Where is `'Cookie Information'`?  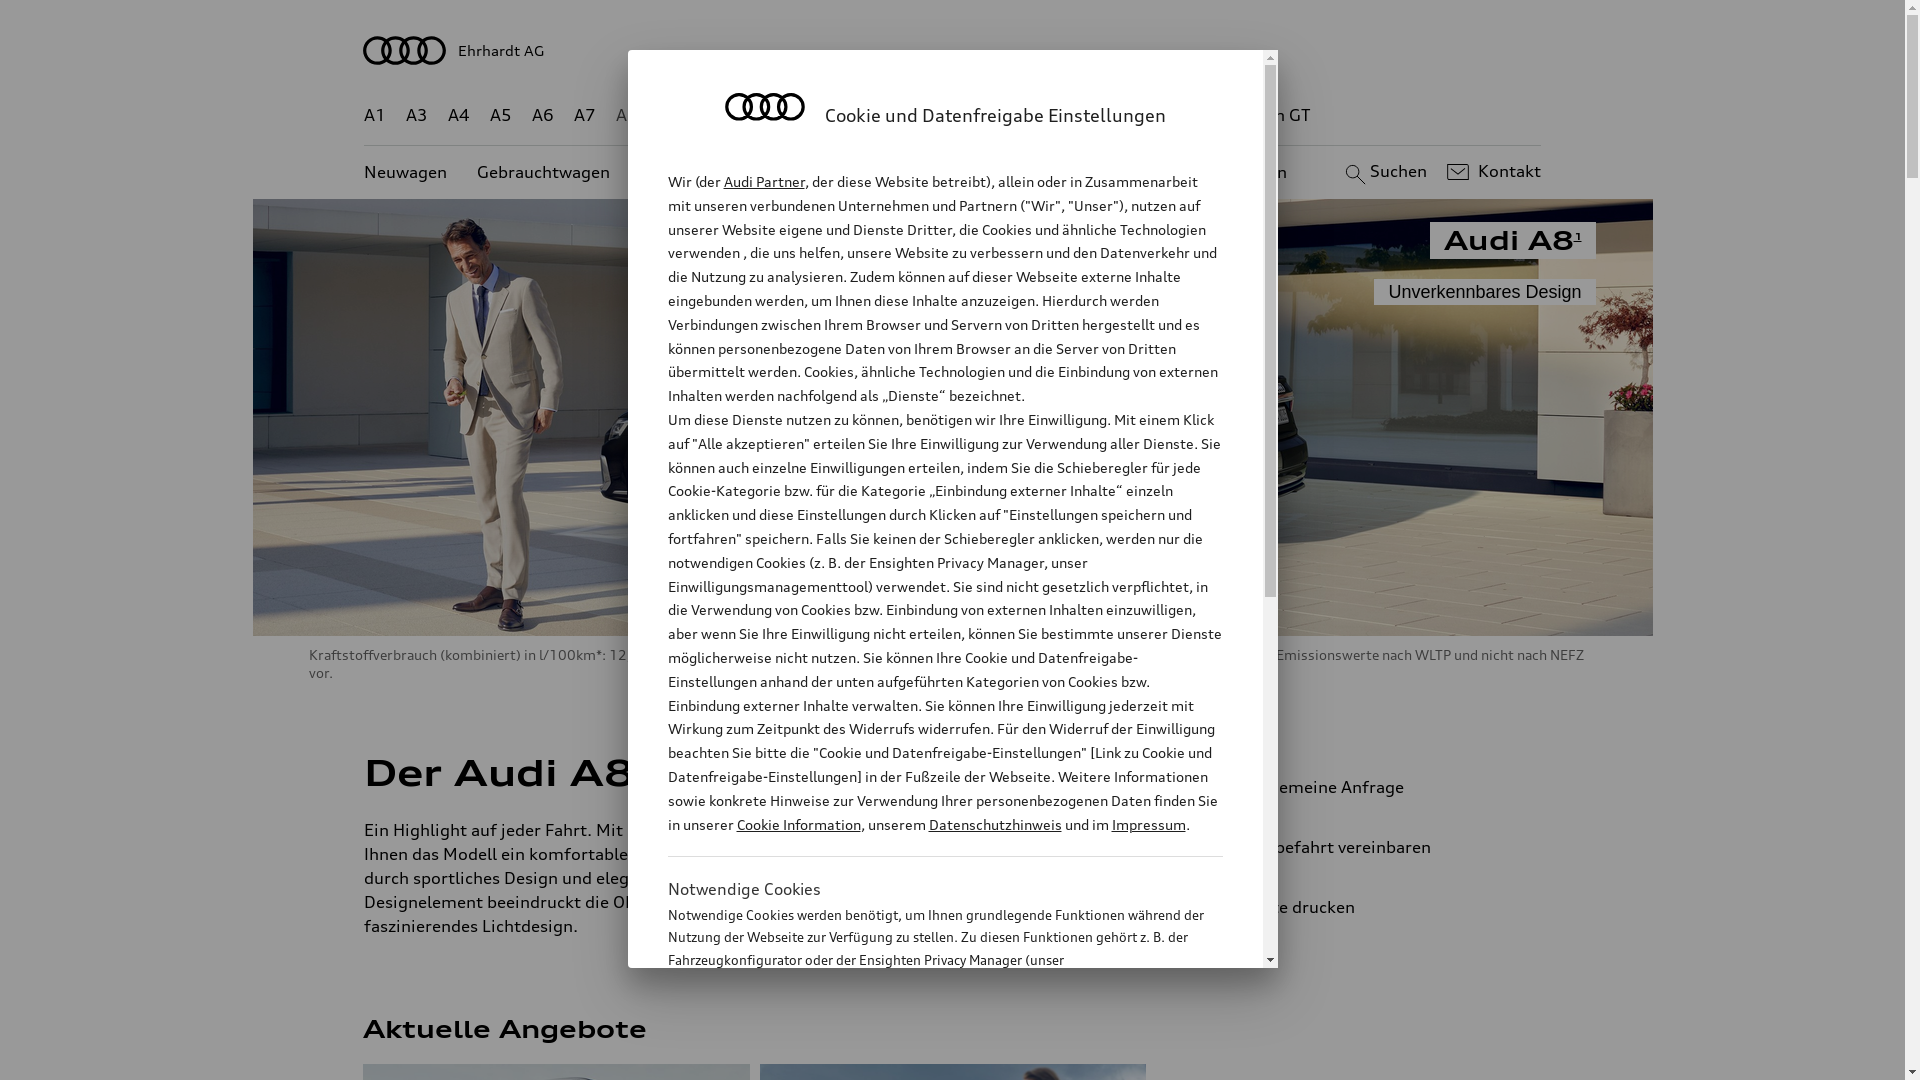
'Cookie Information' is located at coordinates (796, 824).